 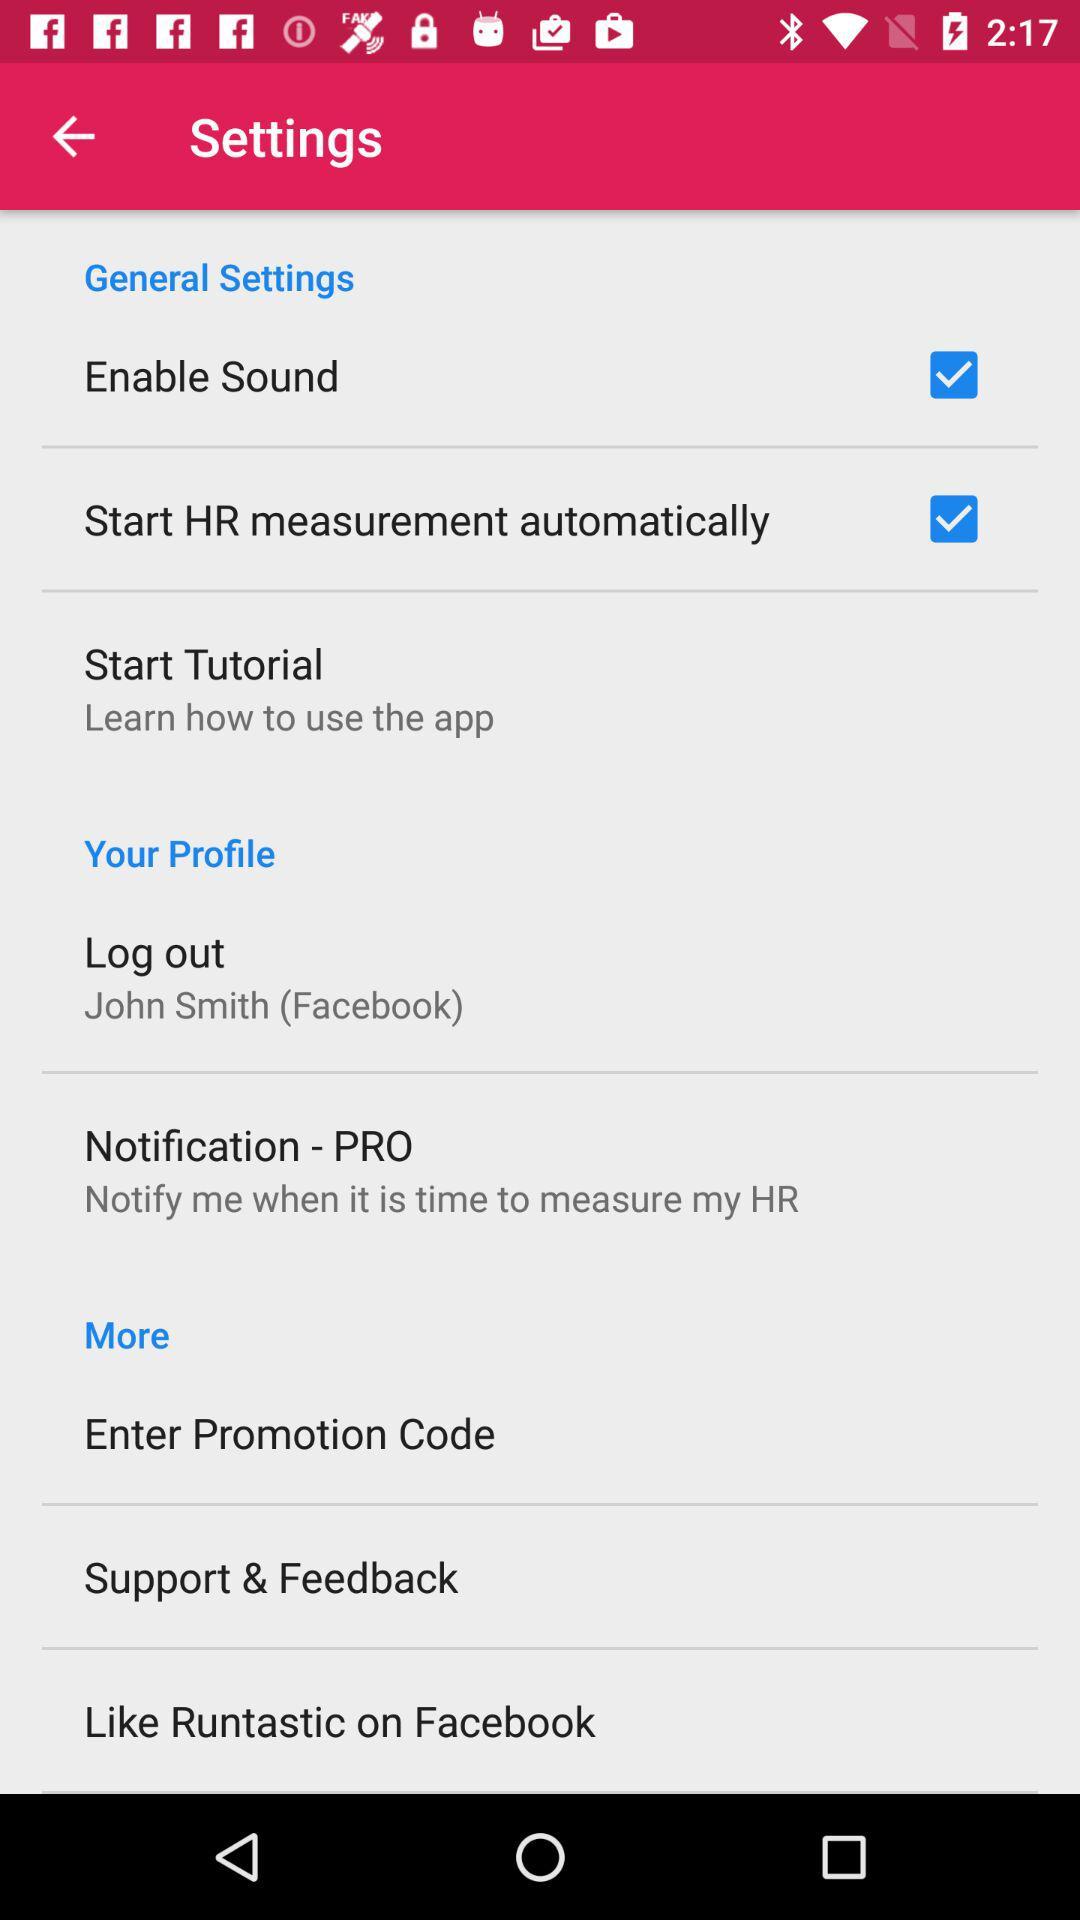 I want to click on notify me when item, so click(x=440, y=1197).